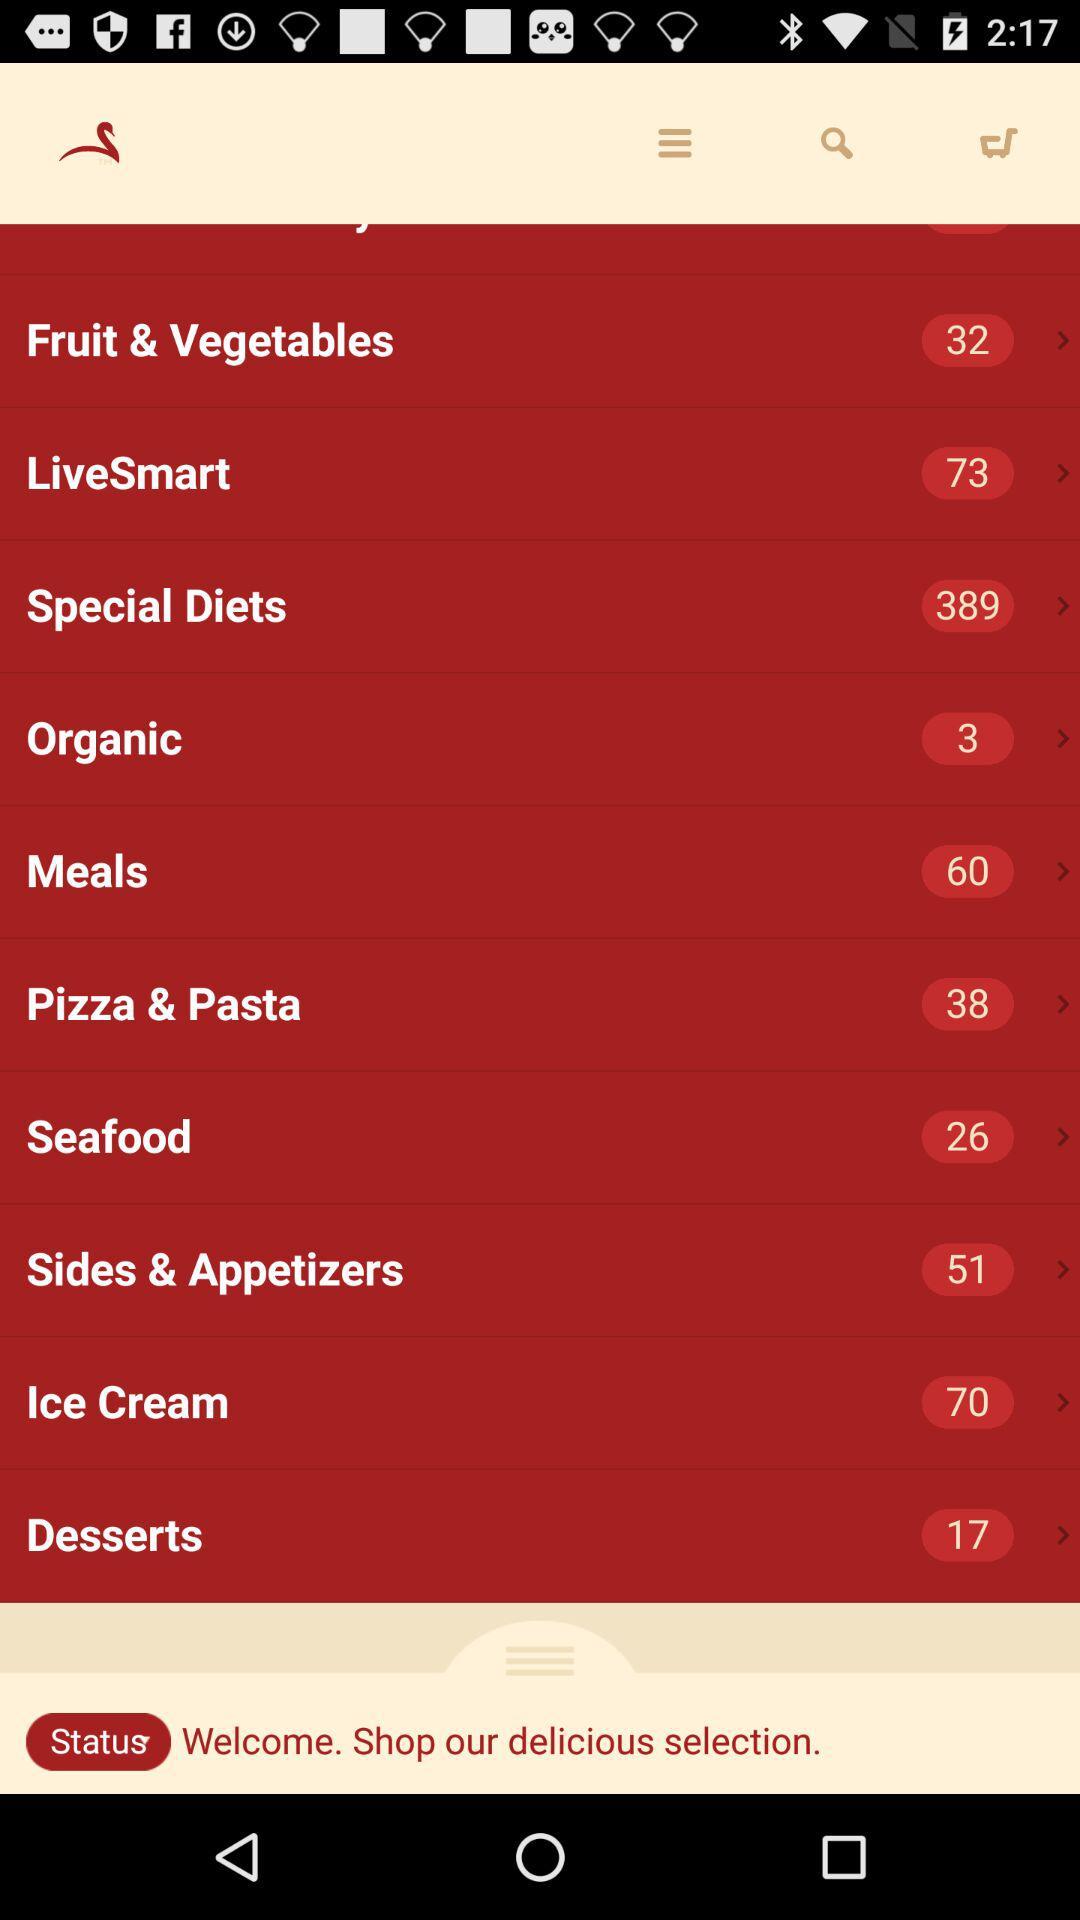  Describe the element at coordinates (837, 152) in the screenshot. I see `the search icon` at that location.